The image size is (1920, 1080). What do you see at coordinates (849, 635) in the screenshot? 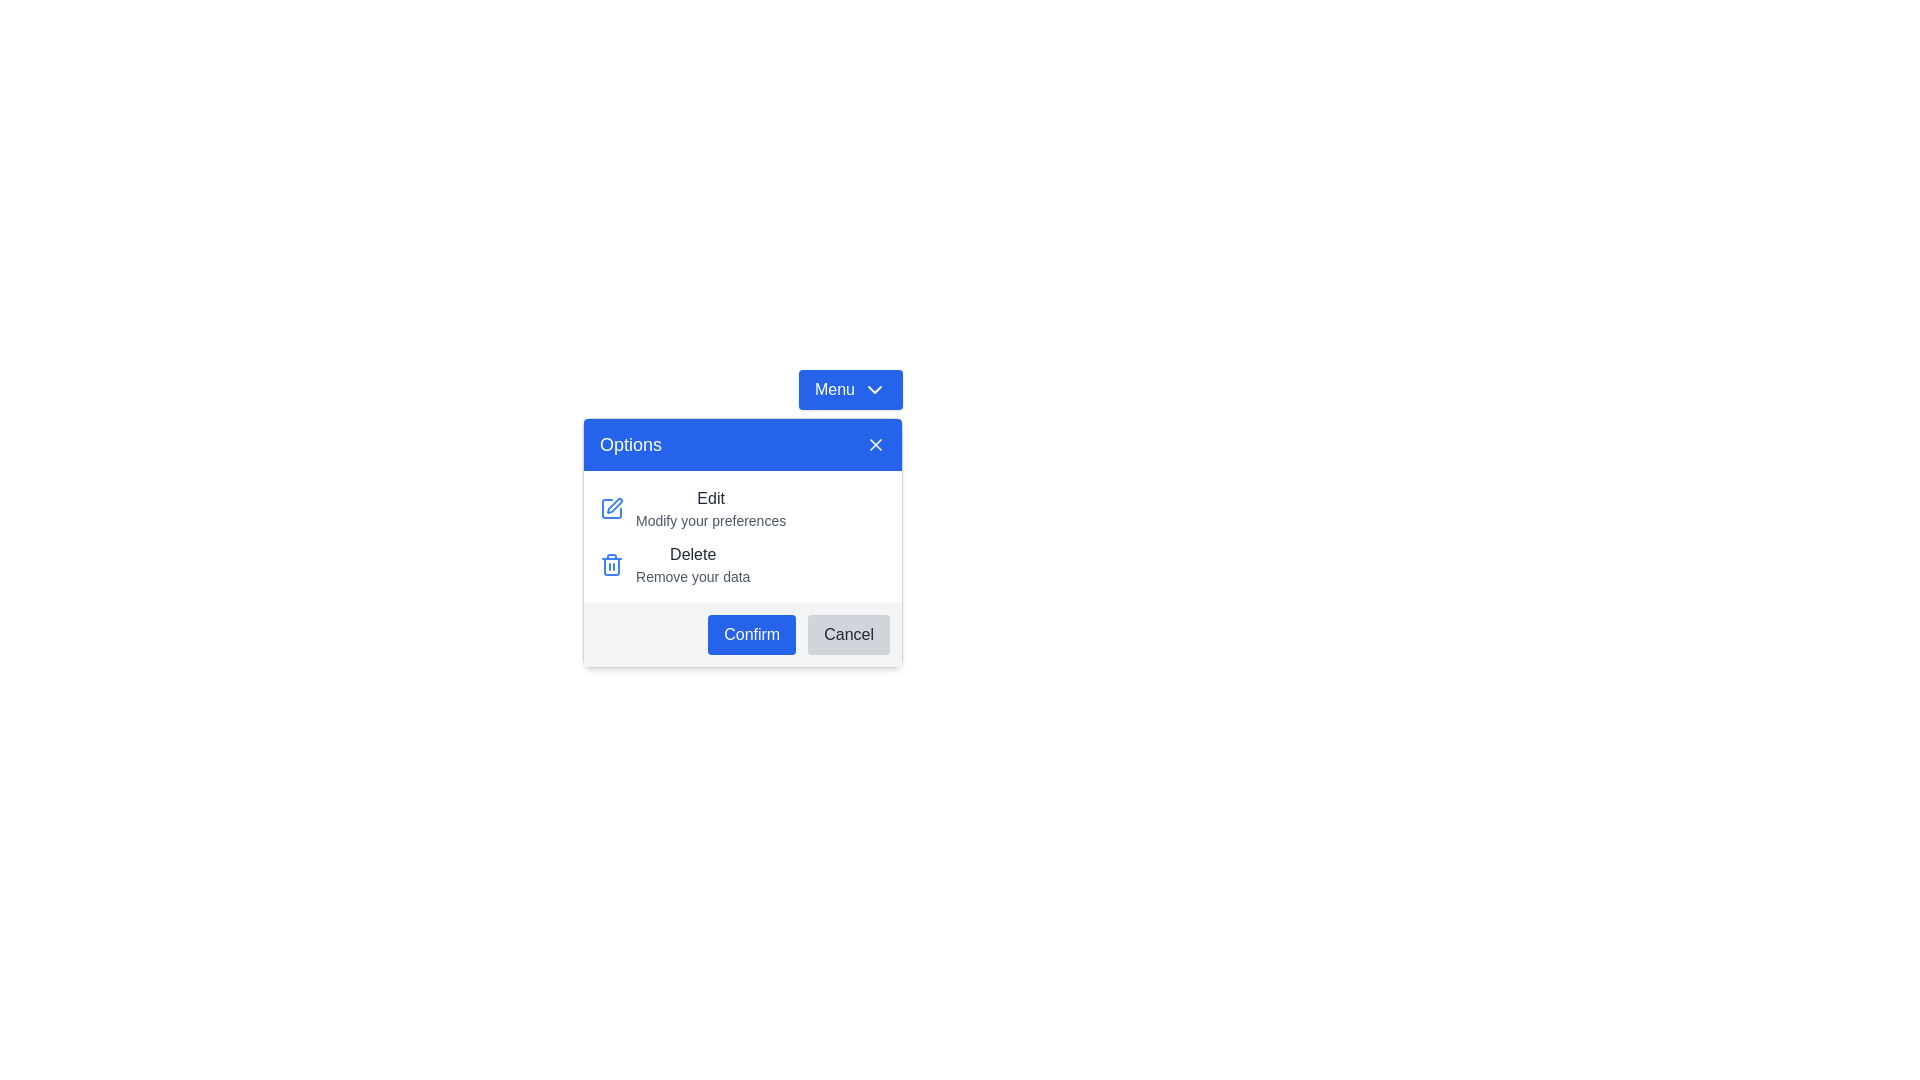
I see `the cancel button located to the right of the 'Confirm' button in the modal dialog box` at bounding box center [849, 635].